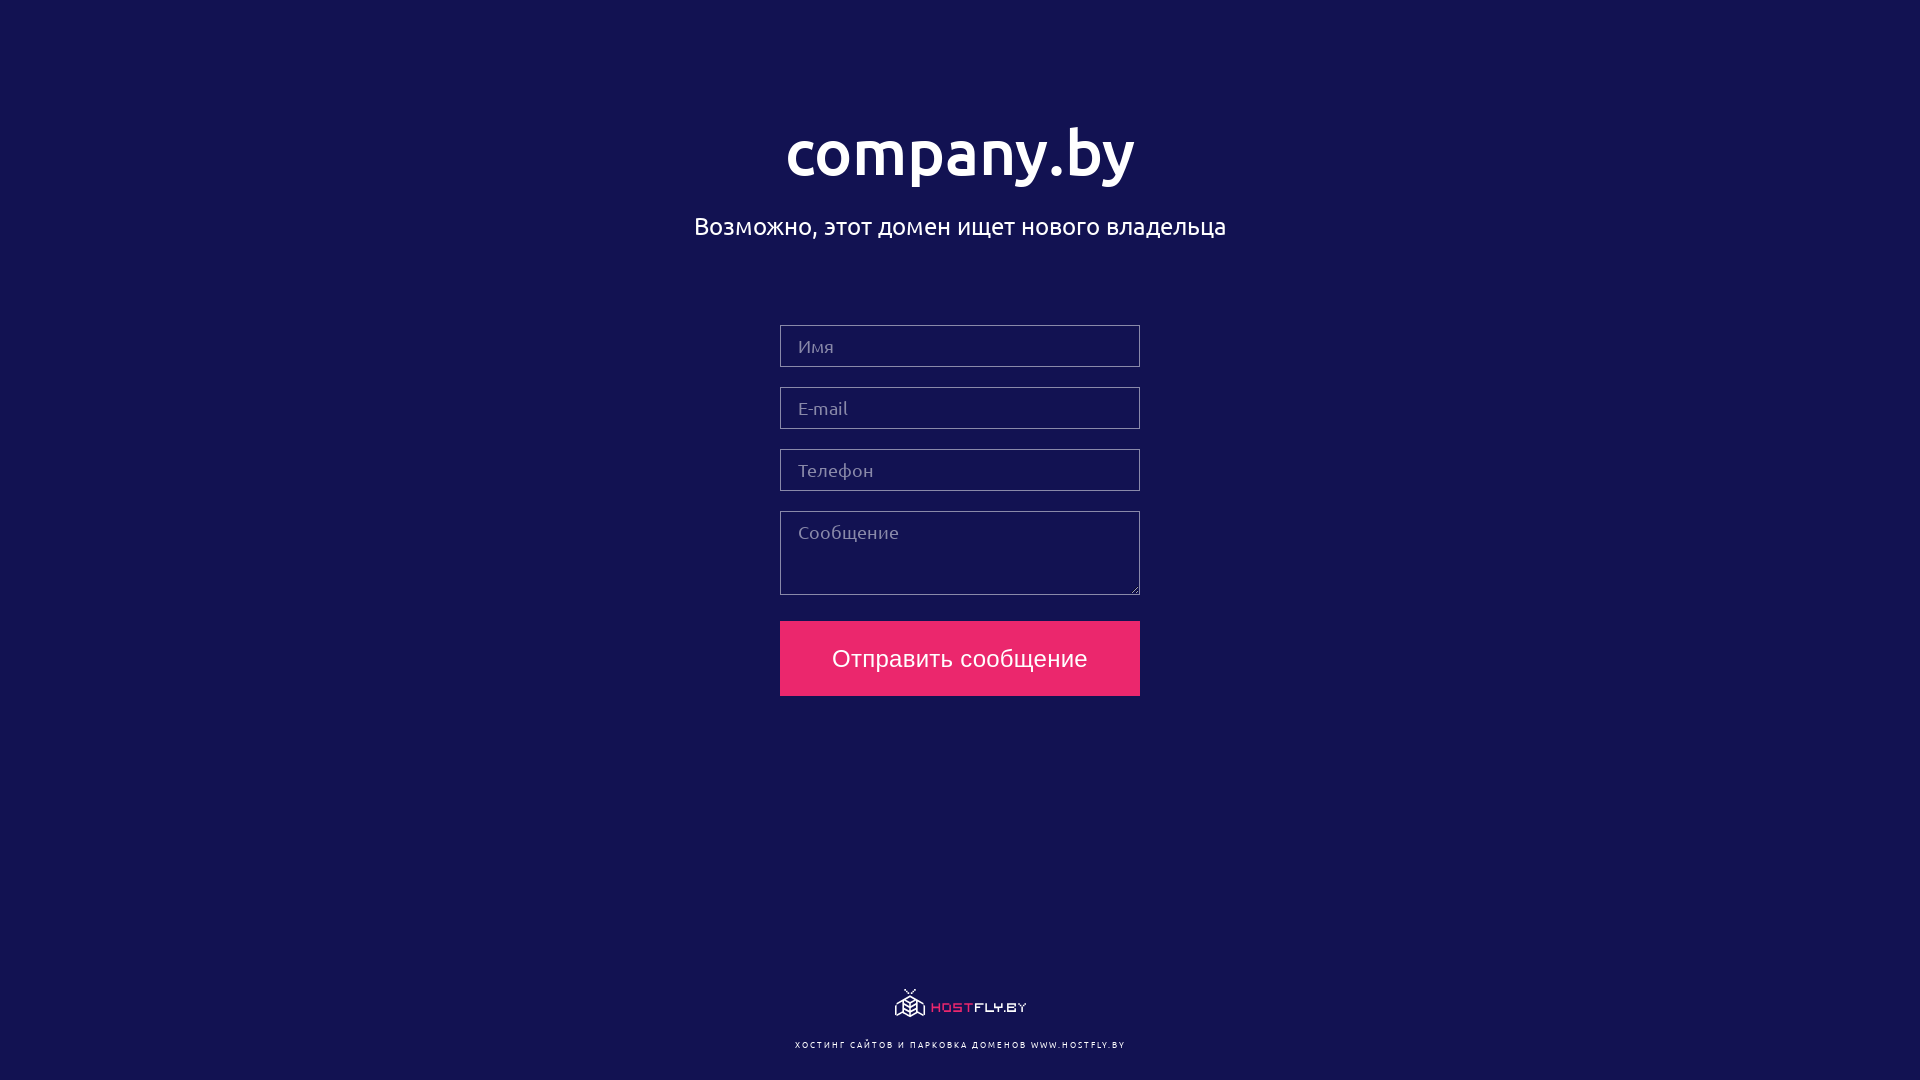 The width and height of the screenshot is (1920, 1080). Describe the element at coordinates (1076, 1043) in the screenshot. I see `'WWW.HOSTFLY.BY'` at that location.